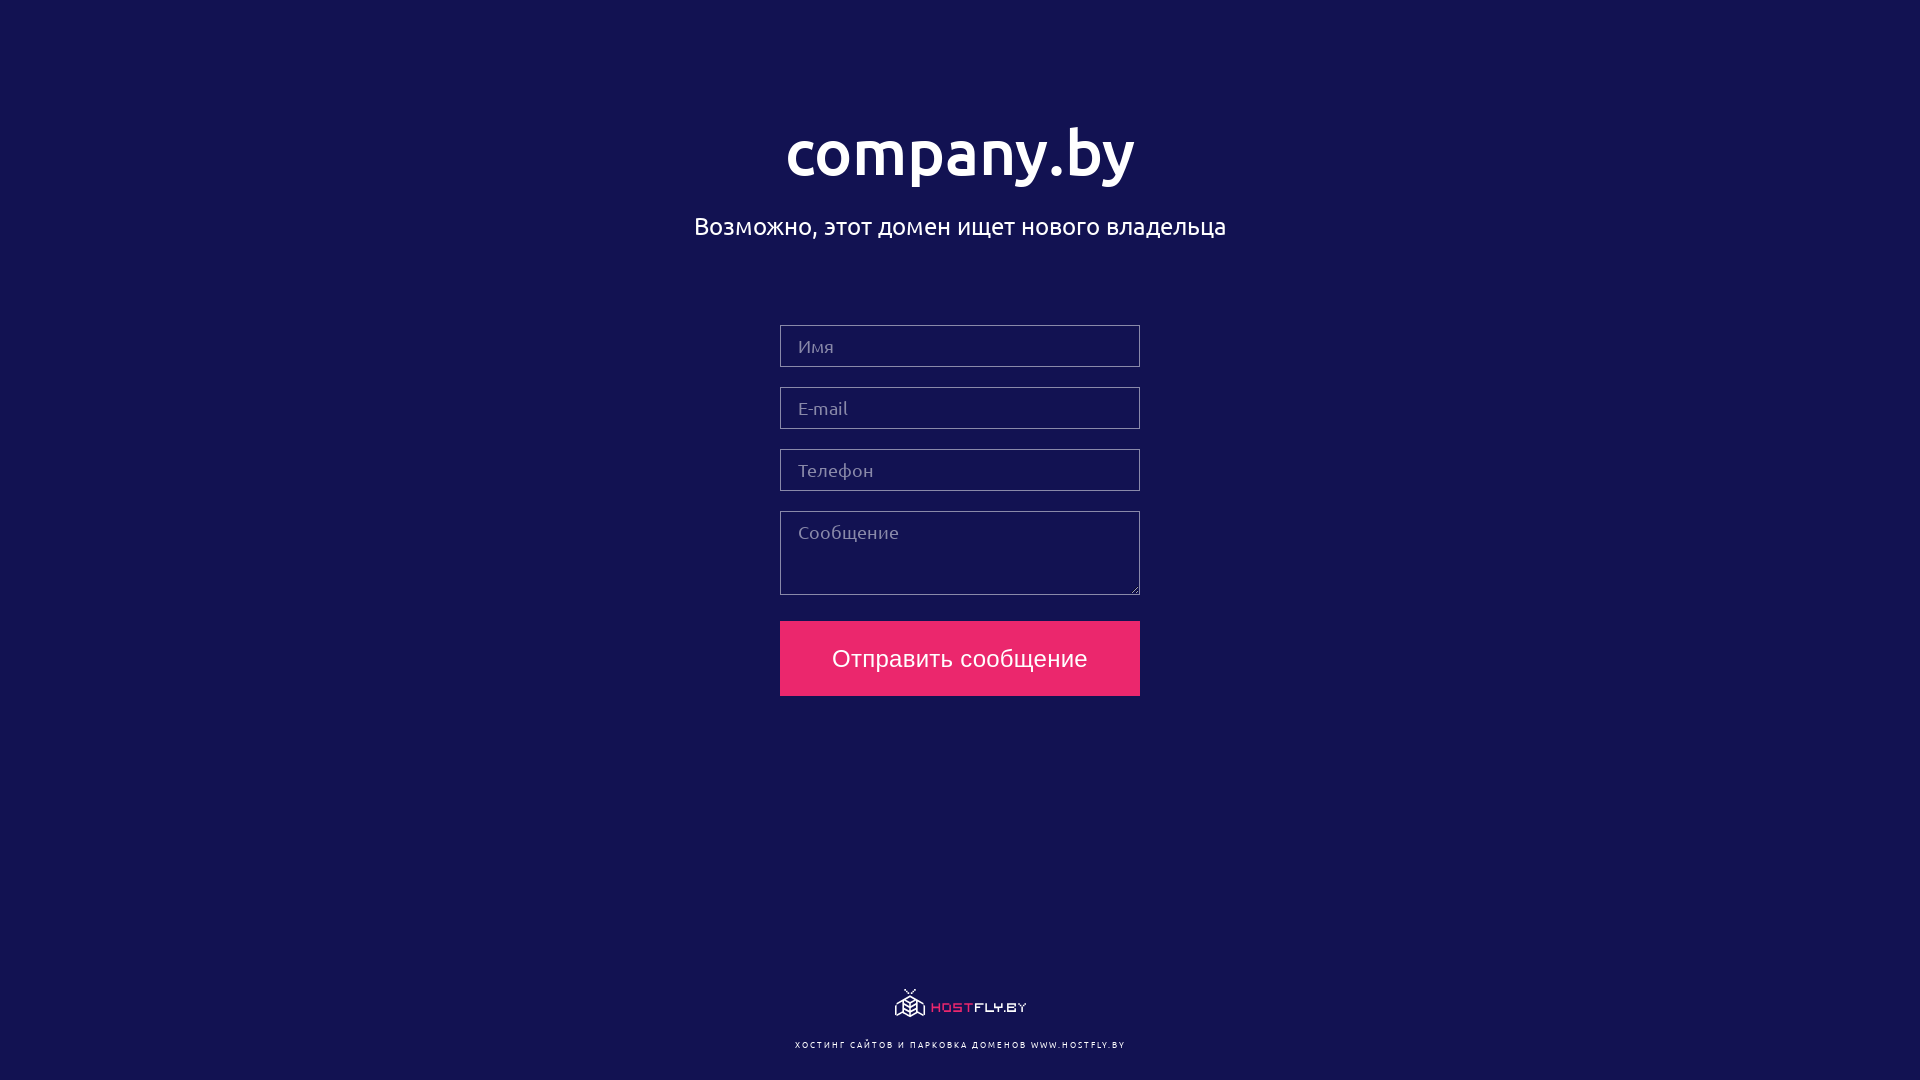 The width and height of the screenshot is (1920, 1080). Describe the element at coordinates (1076, 1043) in the screenshot. I see `'WWW.HOSTFLY.BY'` at that location.